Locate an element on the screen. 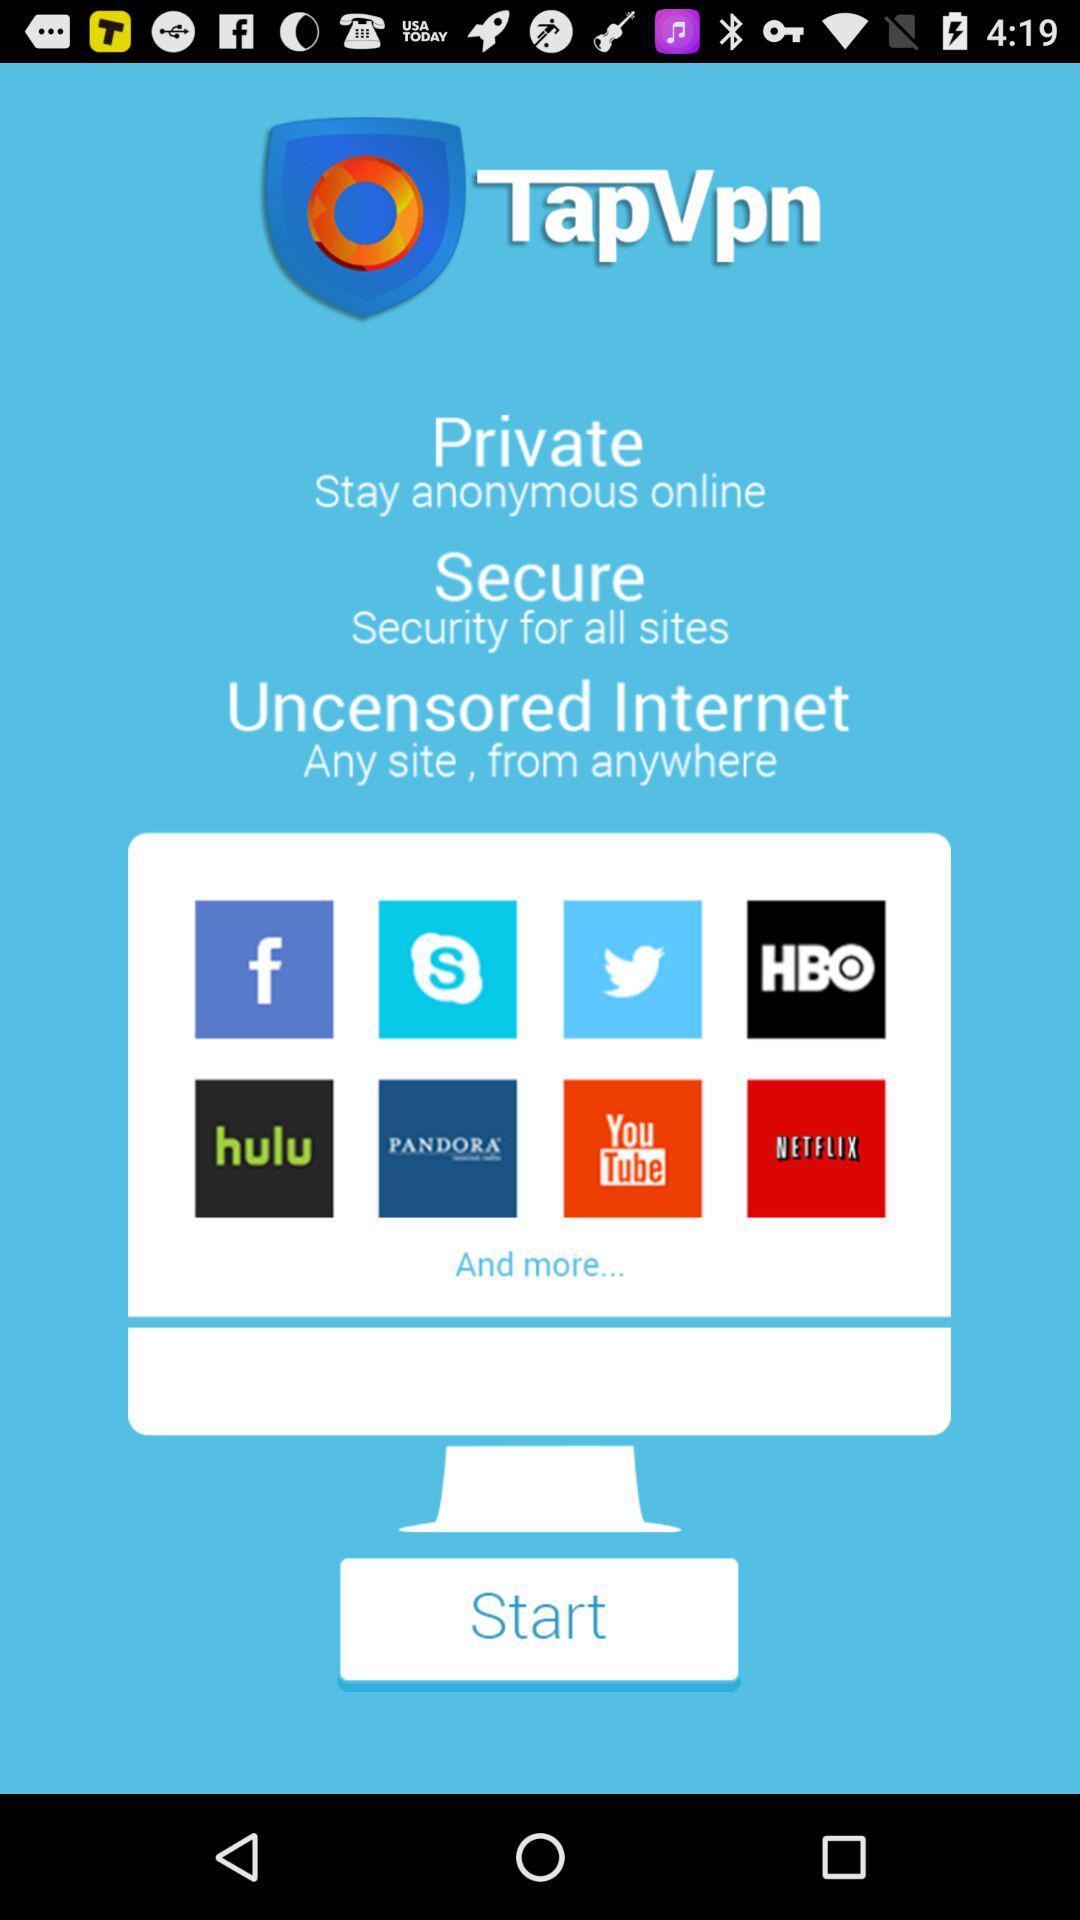  for start vpn is located at coordinates (538, 1637).